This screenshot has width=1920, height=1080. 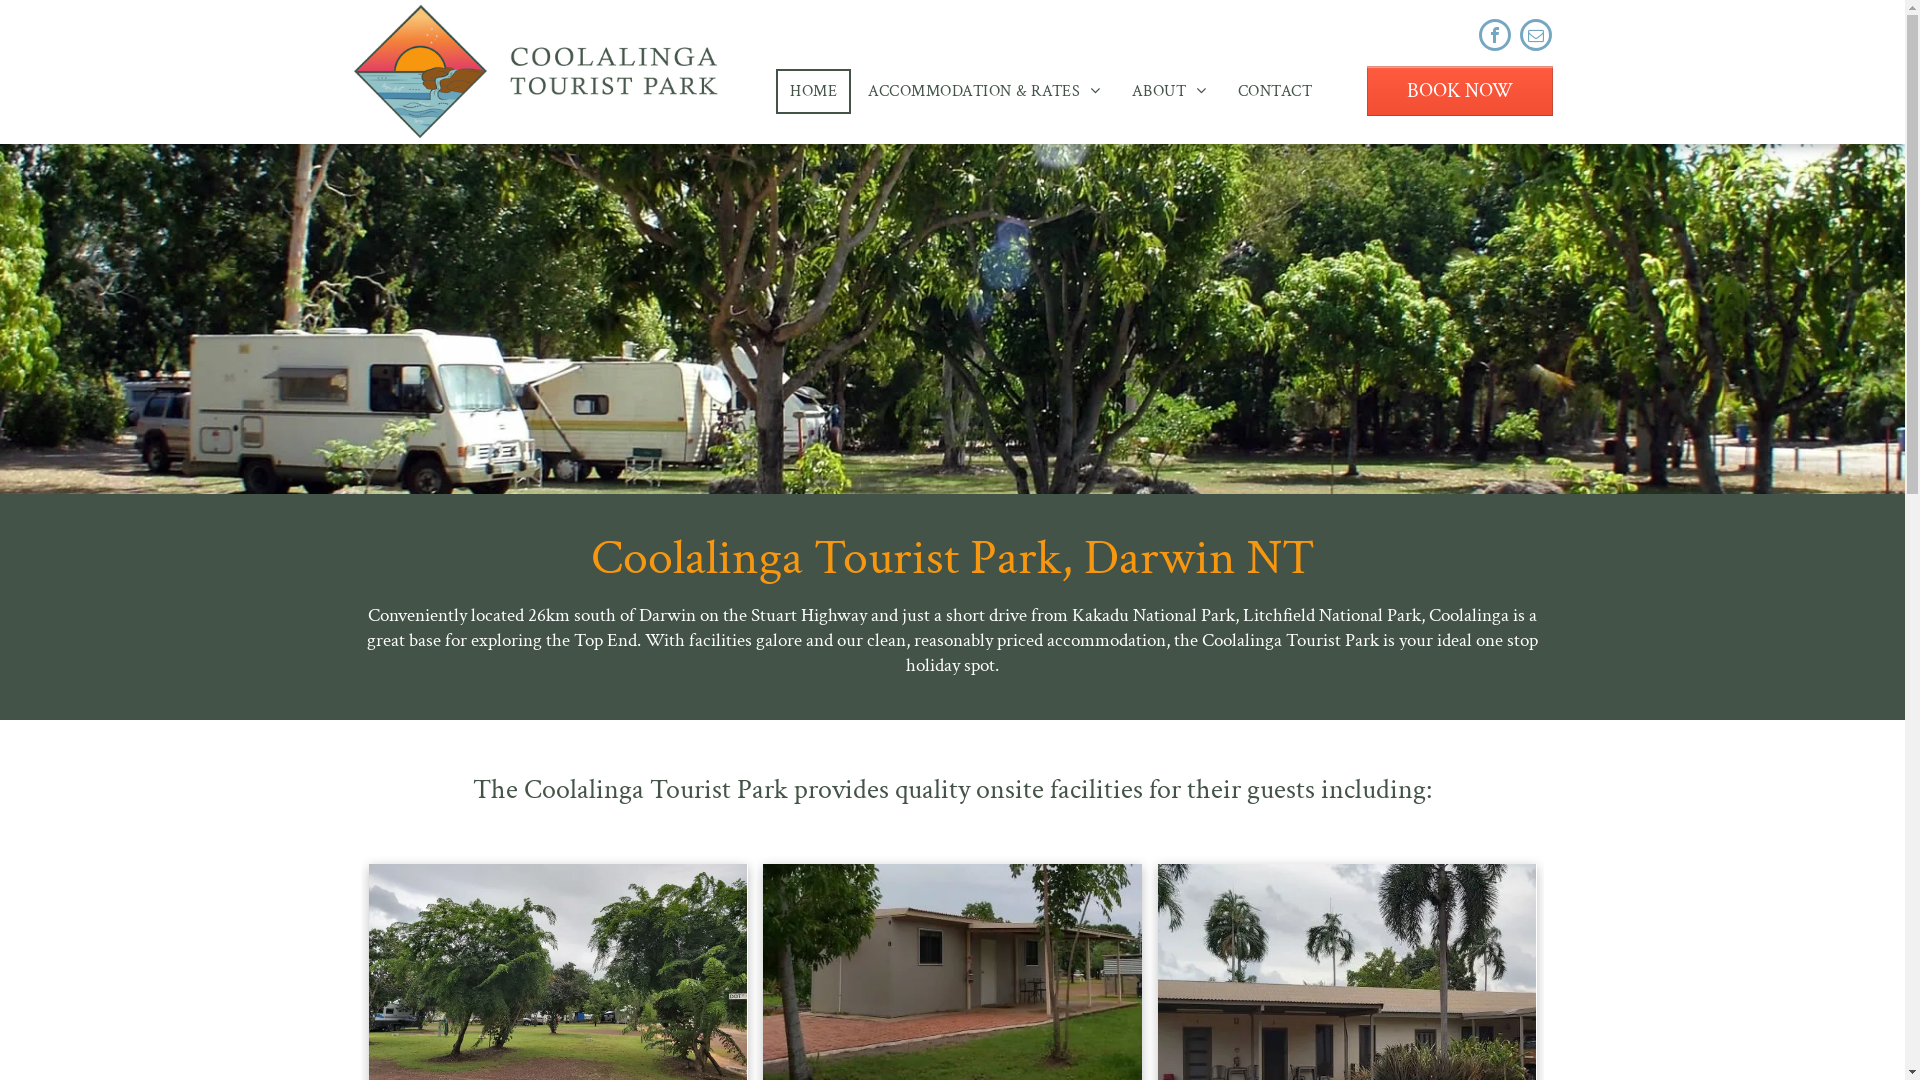 I want to click on 'ACCOMMODATION & RATES', so click(x=984, y=90).